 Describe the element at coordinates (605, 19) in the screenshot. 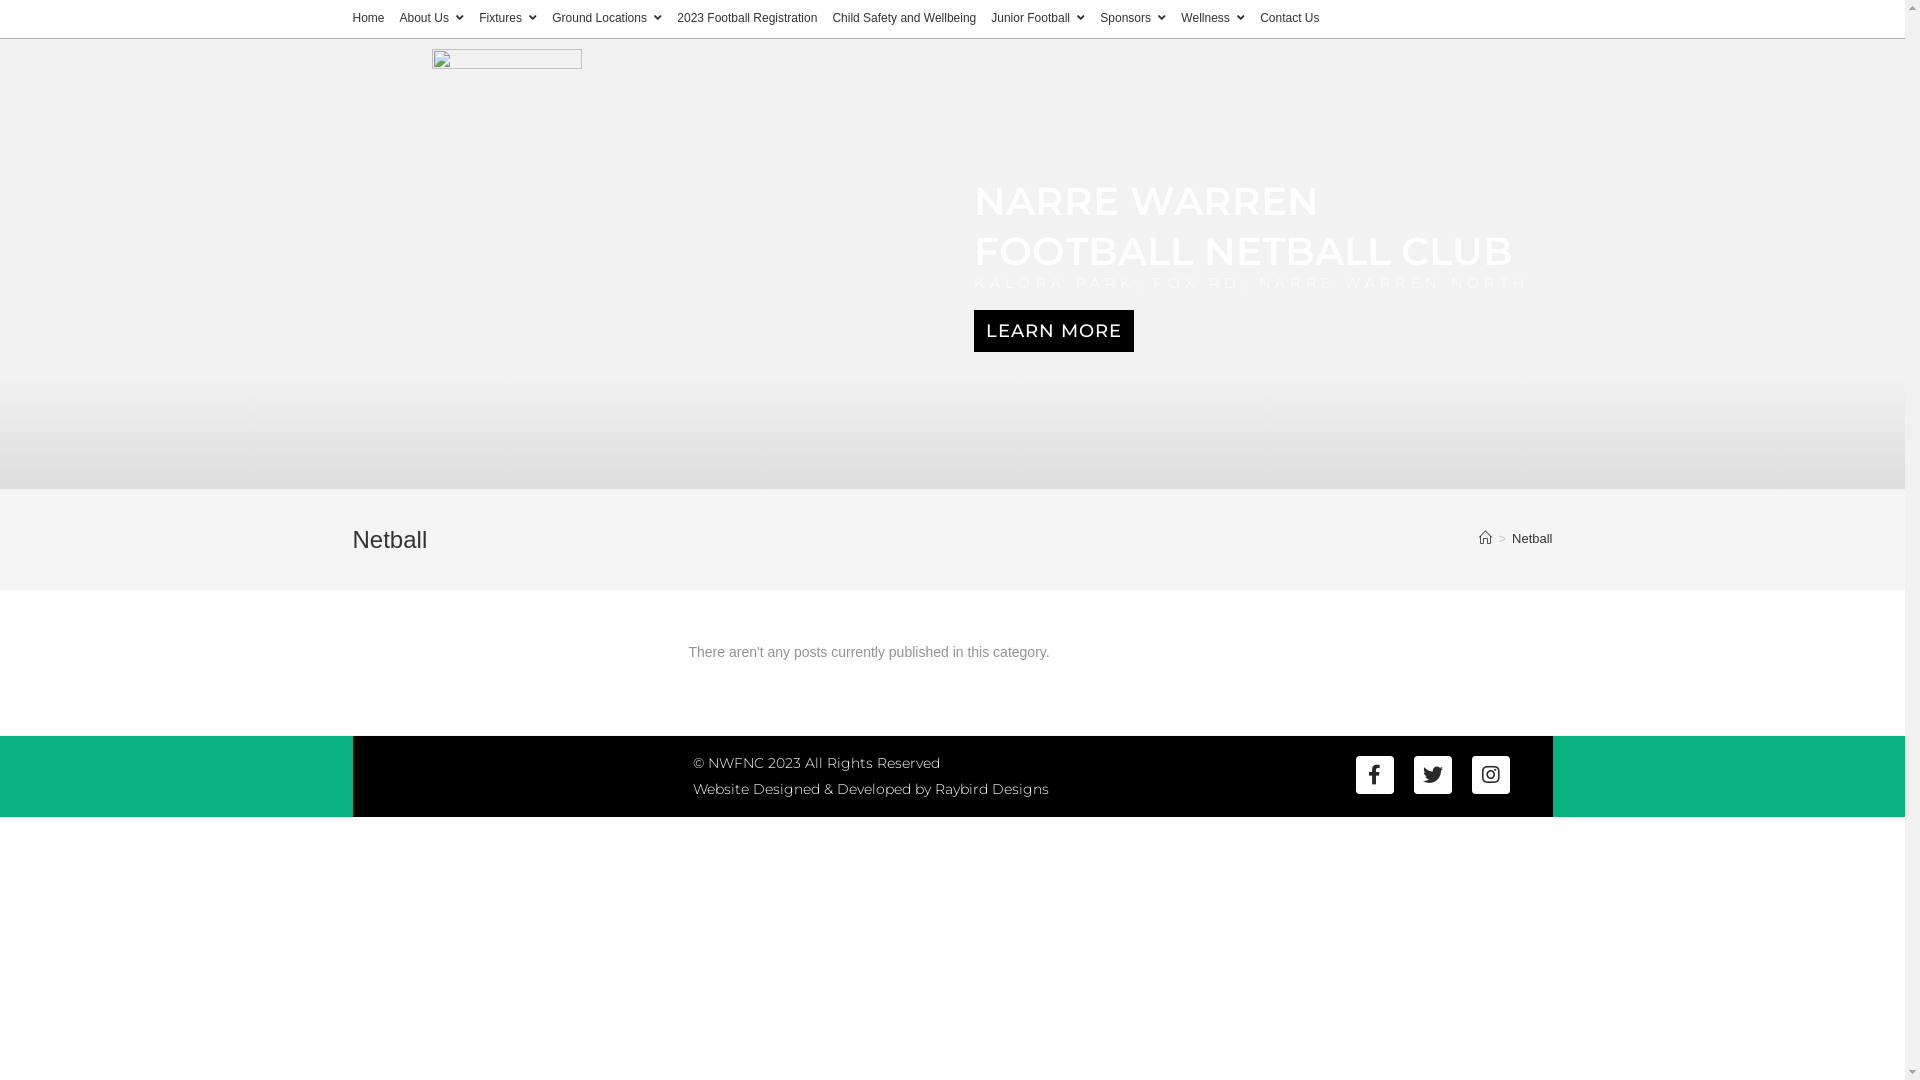

I see `'Ground Locations'` at that location.